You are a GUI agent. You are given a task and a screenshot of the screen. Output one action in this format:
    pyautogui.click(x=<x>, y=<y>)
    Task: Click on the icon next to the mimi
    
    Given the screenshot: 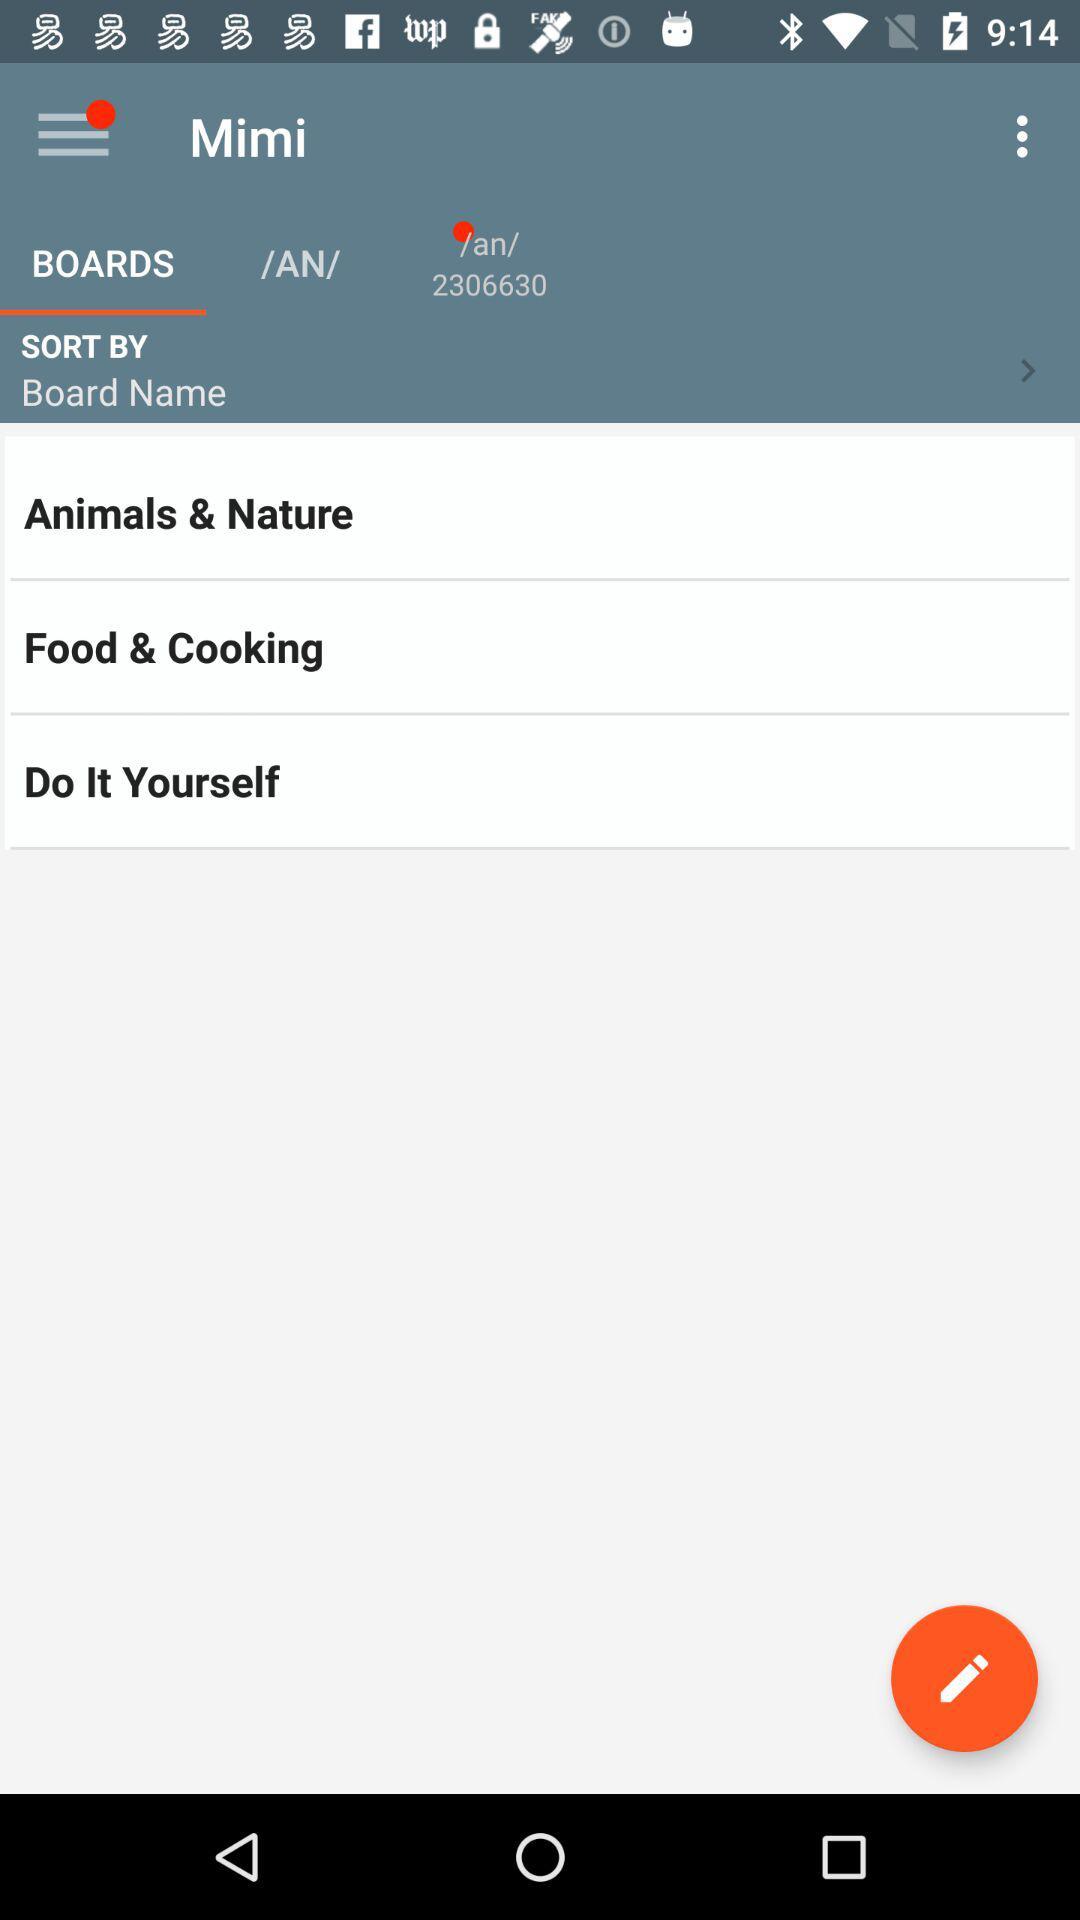 What is the action you would take?
    pyautogui.click(x=1027, y=135)
    